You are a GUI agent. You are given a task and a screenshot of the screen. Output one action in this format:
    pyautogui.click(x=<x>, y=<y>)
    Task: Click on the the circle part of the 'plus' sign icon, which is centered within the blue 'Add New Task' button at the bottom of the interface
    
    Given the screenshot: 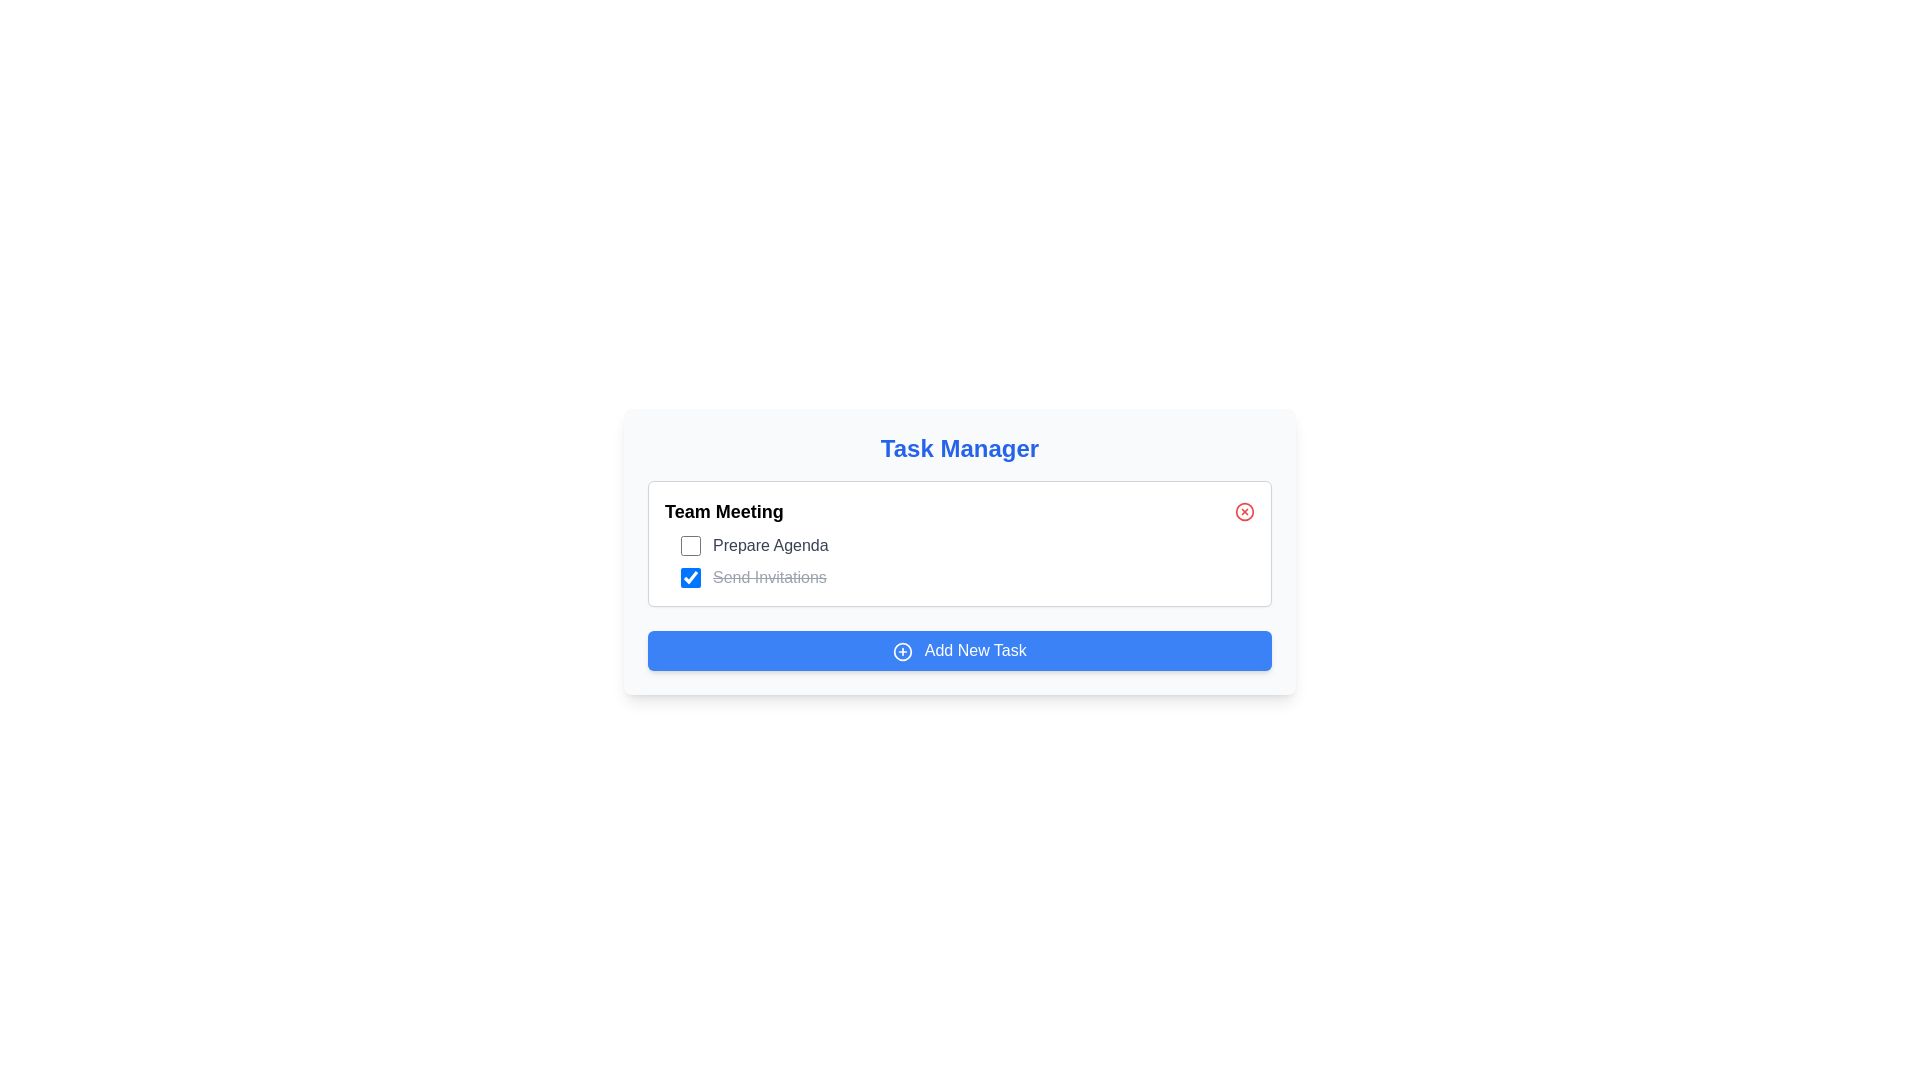 What is the action you would take?
    pyautogui.click(x=902, y=651)
    